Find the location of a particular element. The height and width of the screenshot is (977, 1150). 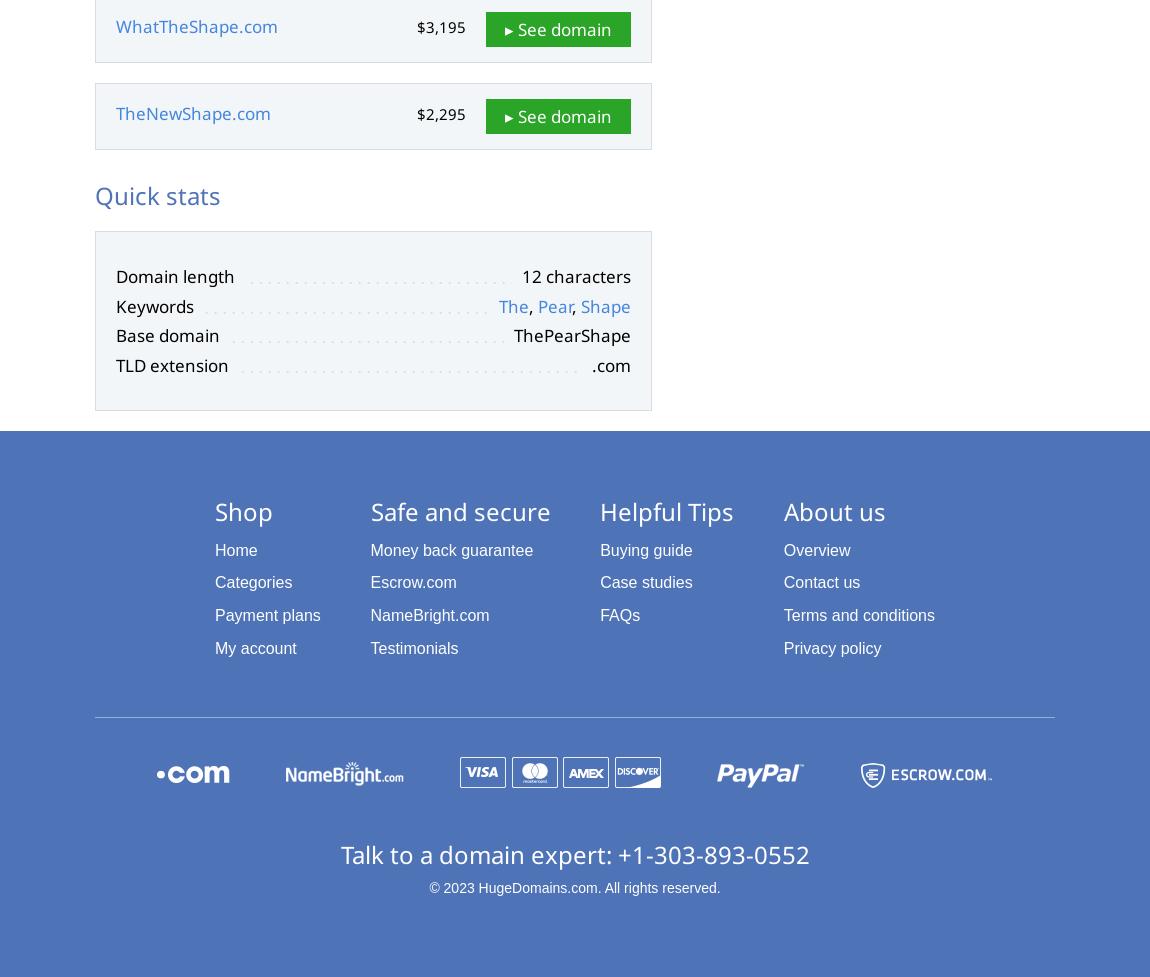

'Contact us' is located at coordinates (820, 581).